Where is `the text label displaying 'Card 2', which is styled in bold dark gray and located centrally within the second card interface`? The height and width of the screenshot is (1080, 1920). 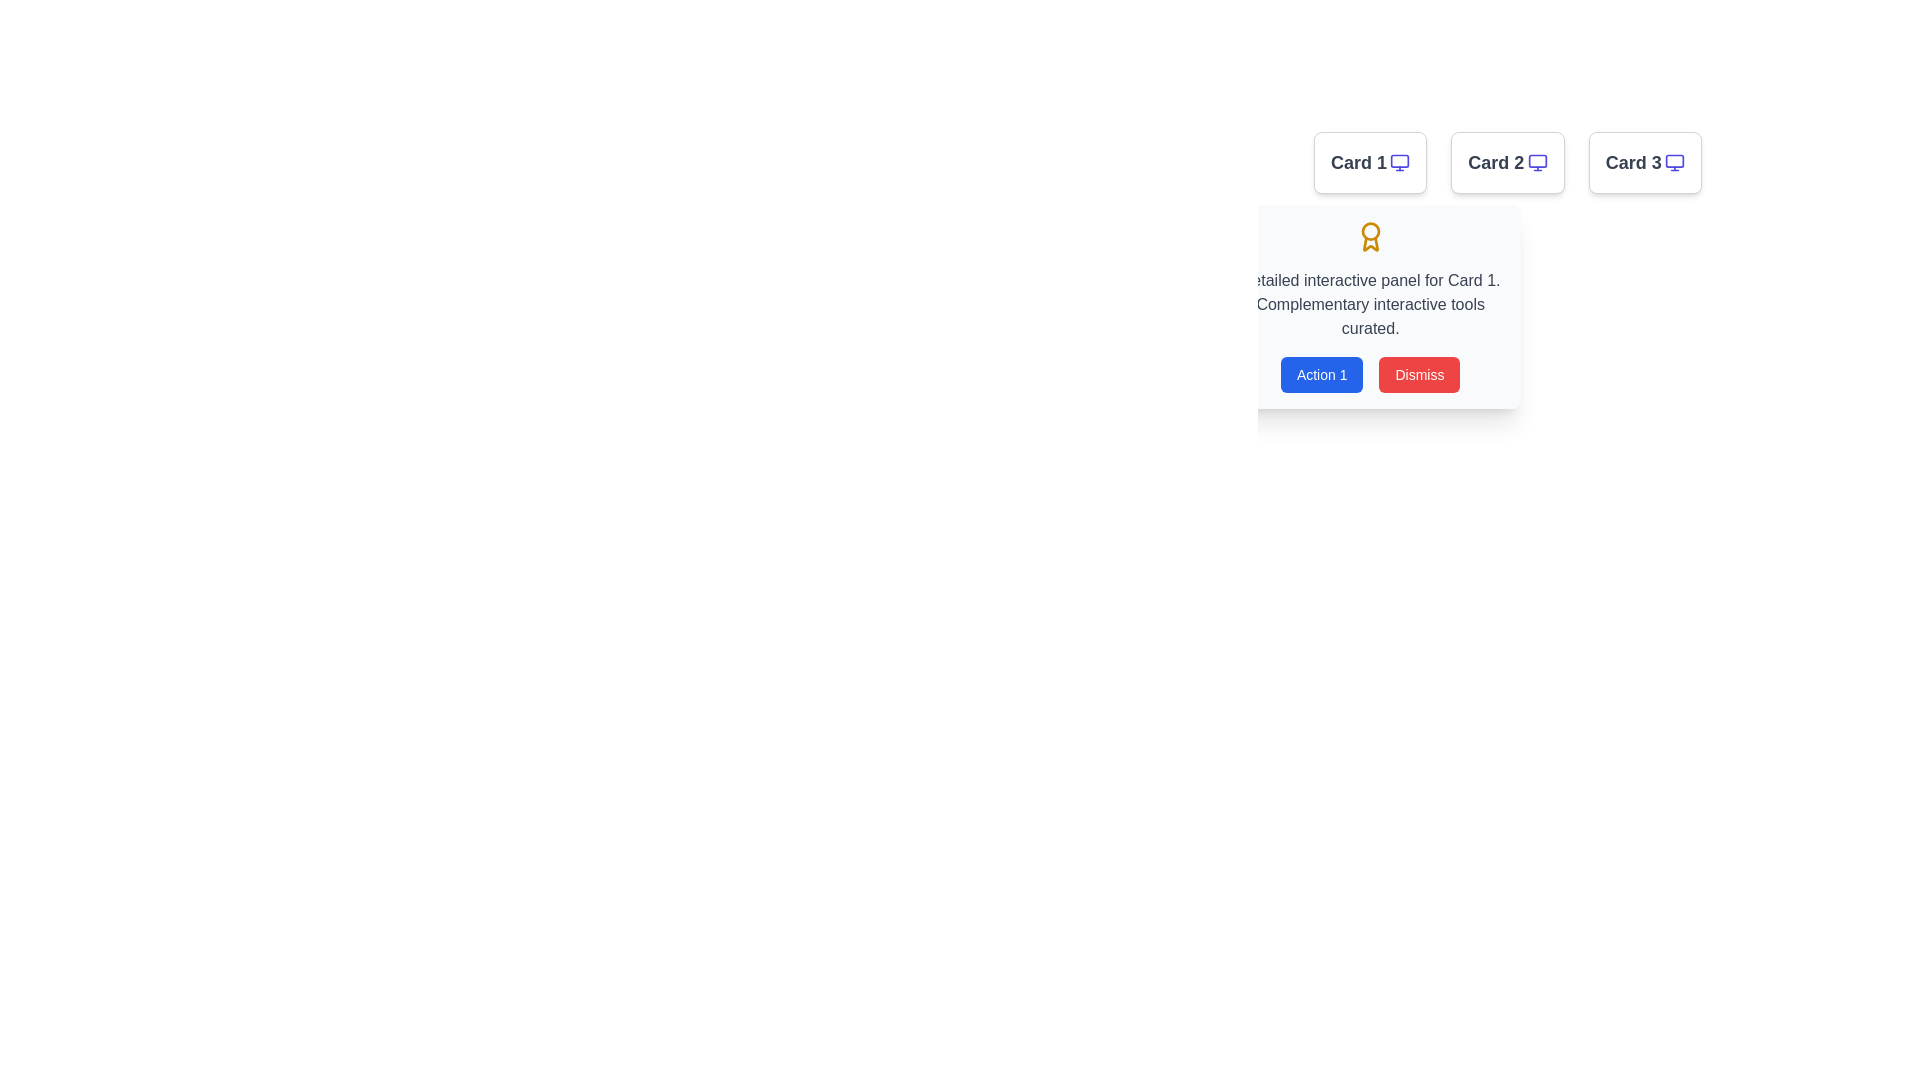 the text label displaying 'Card 2', which is styled in bold dark gray and located centrally within the second card interface is located at coordinates (1496, 161).